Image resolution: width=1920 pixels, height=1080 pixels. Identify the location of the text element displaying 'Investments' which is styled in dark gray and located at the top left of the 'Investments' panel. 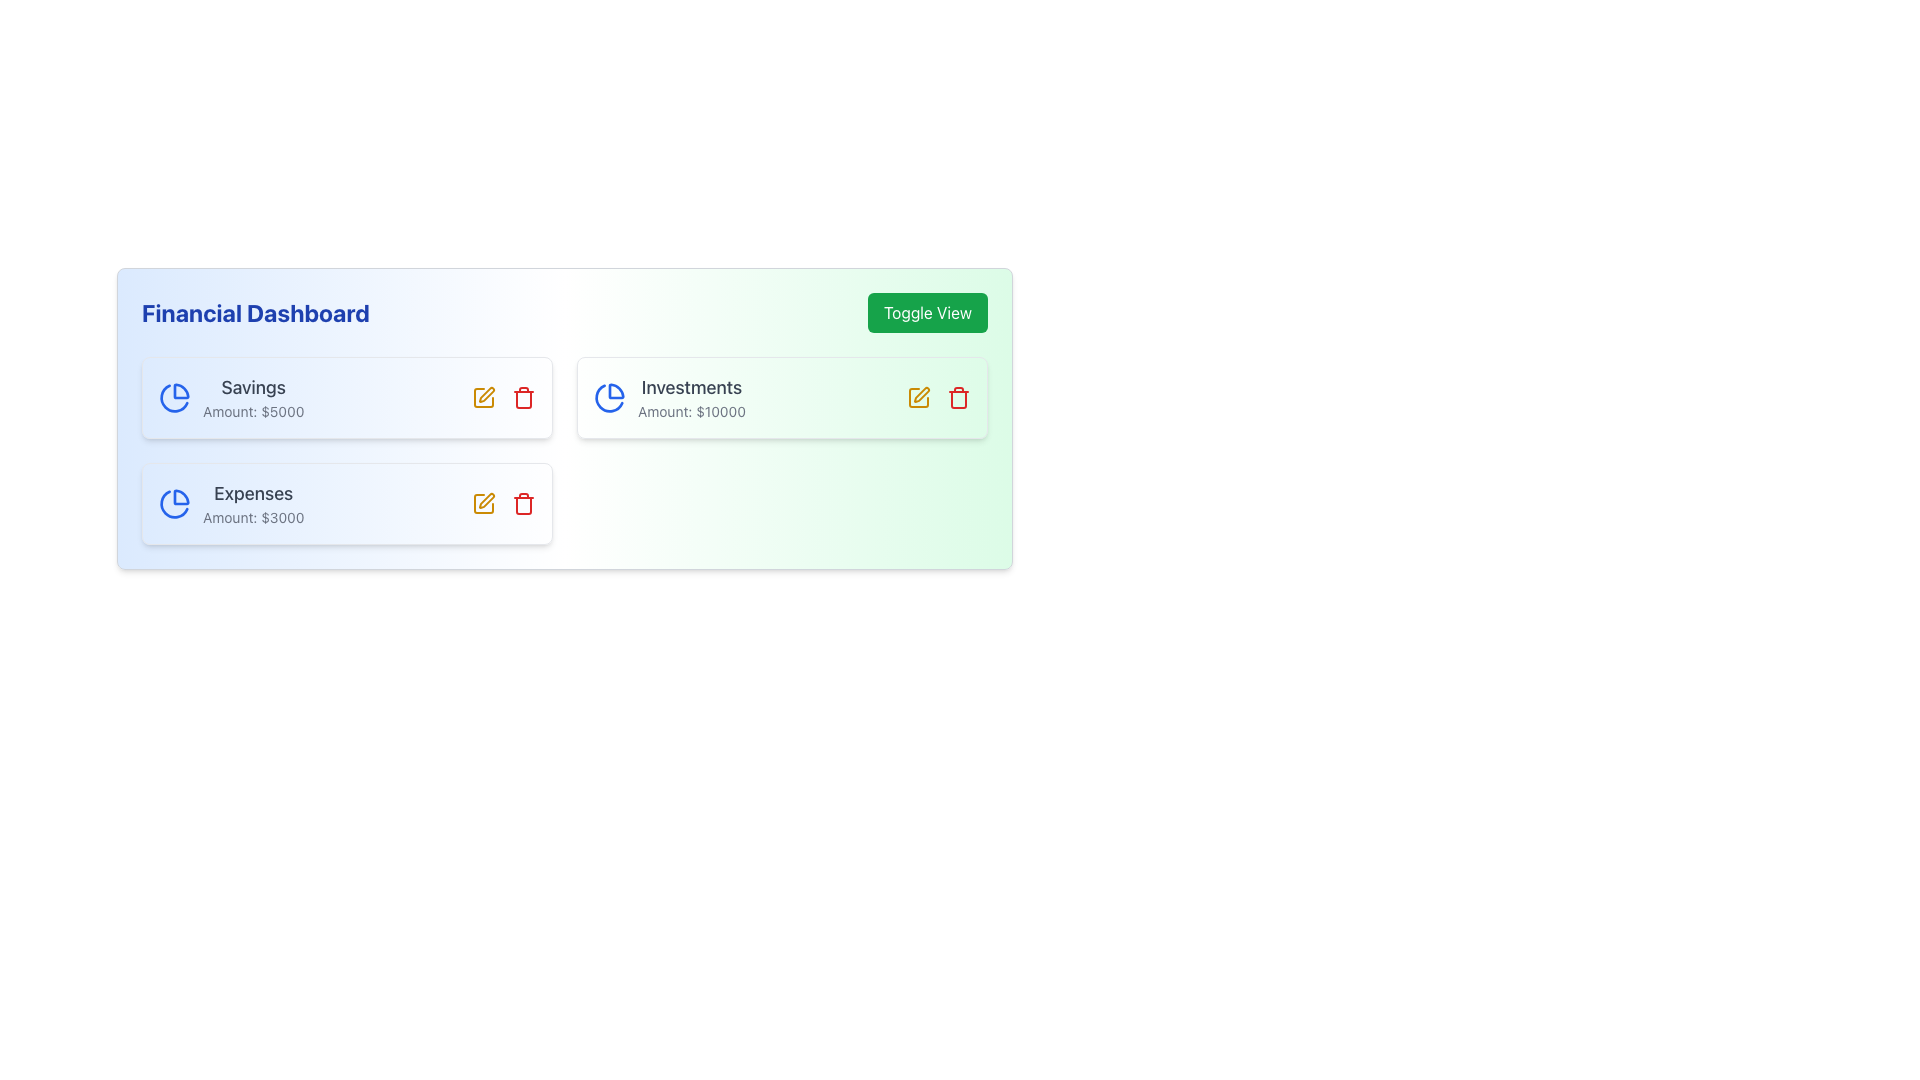
(691, 388).